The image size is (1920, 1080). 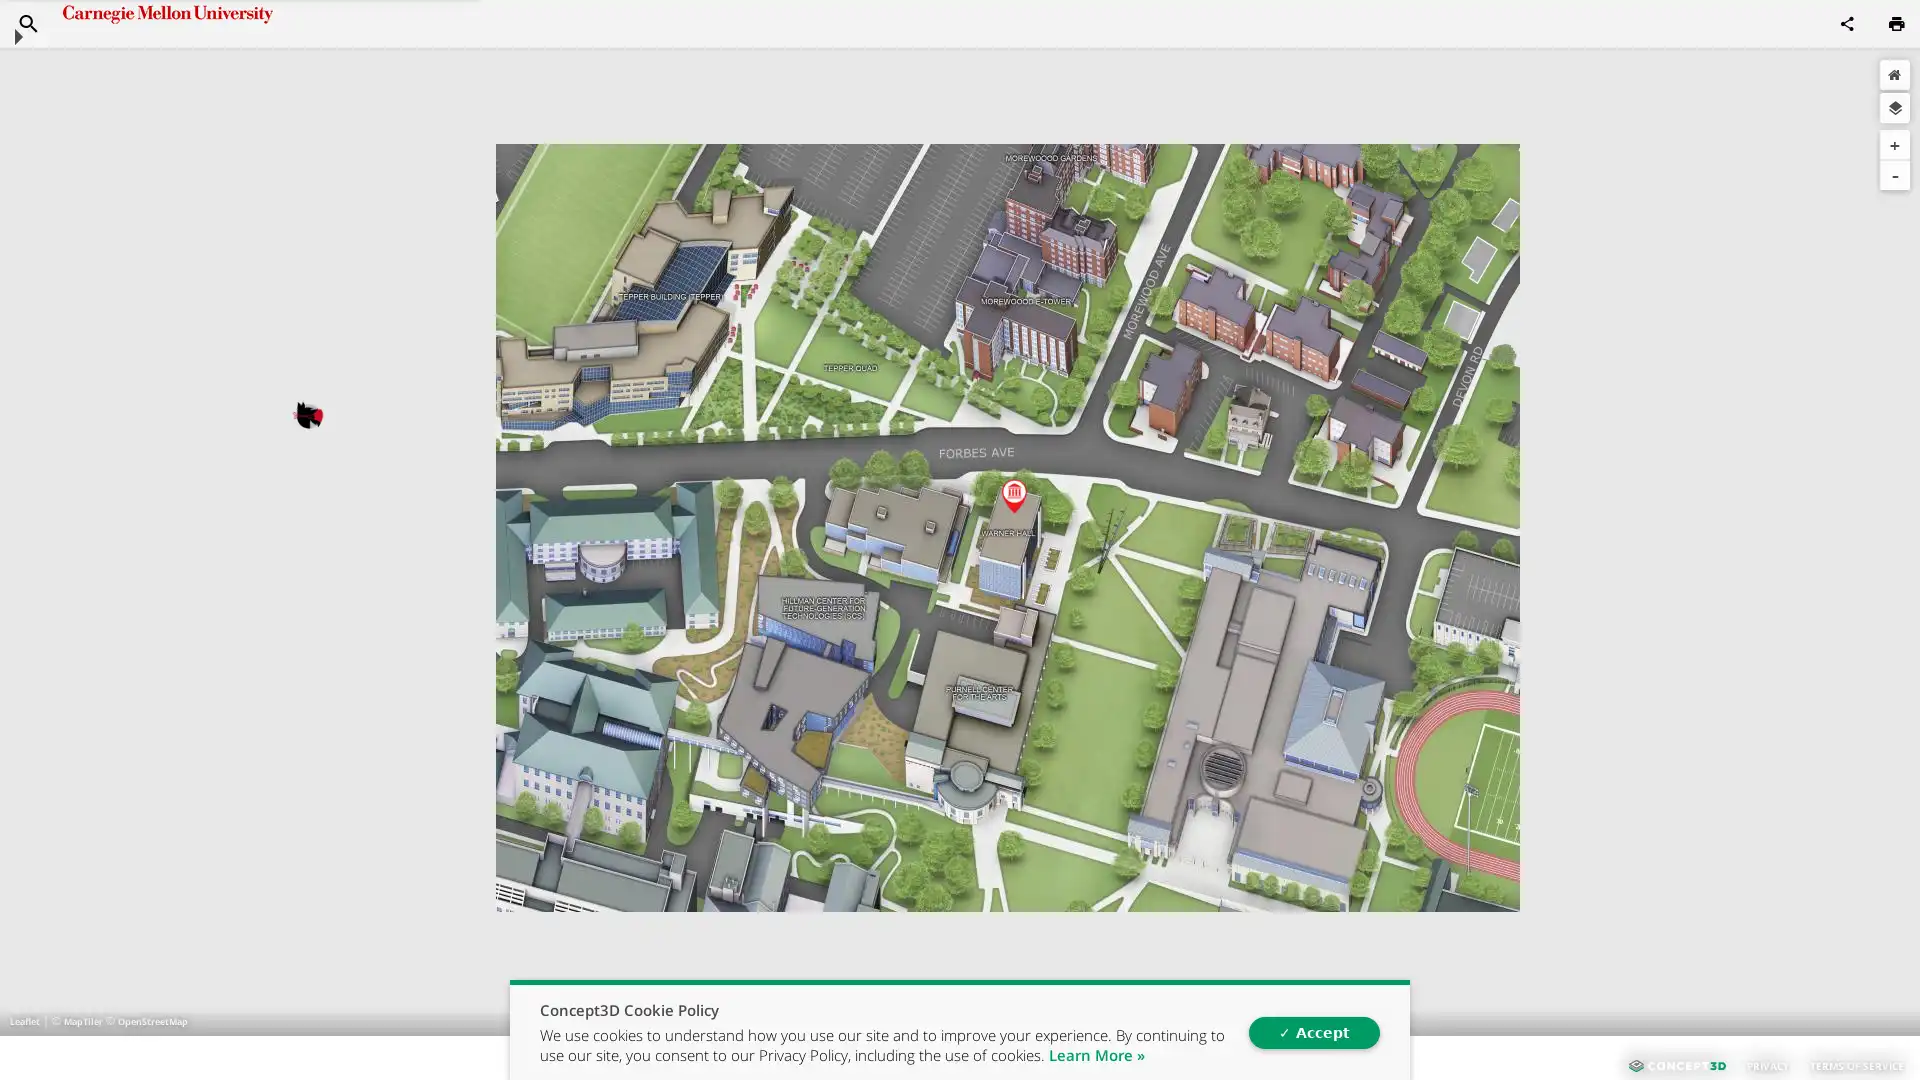 What do you see at coordinates (1313, 1032) in the screenshot?
I see `Accept Use of Cookies` at bounding box center [1313, 1032].